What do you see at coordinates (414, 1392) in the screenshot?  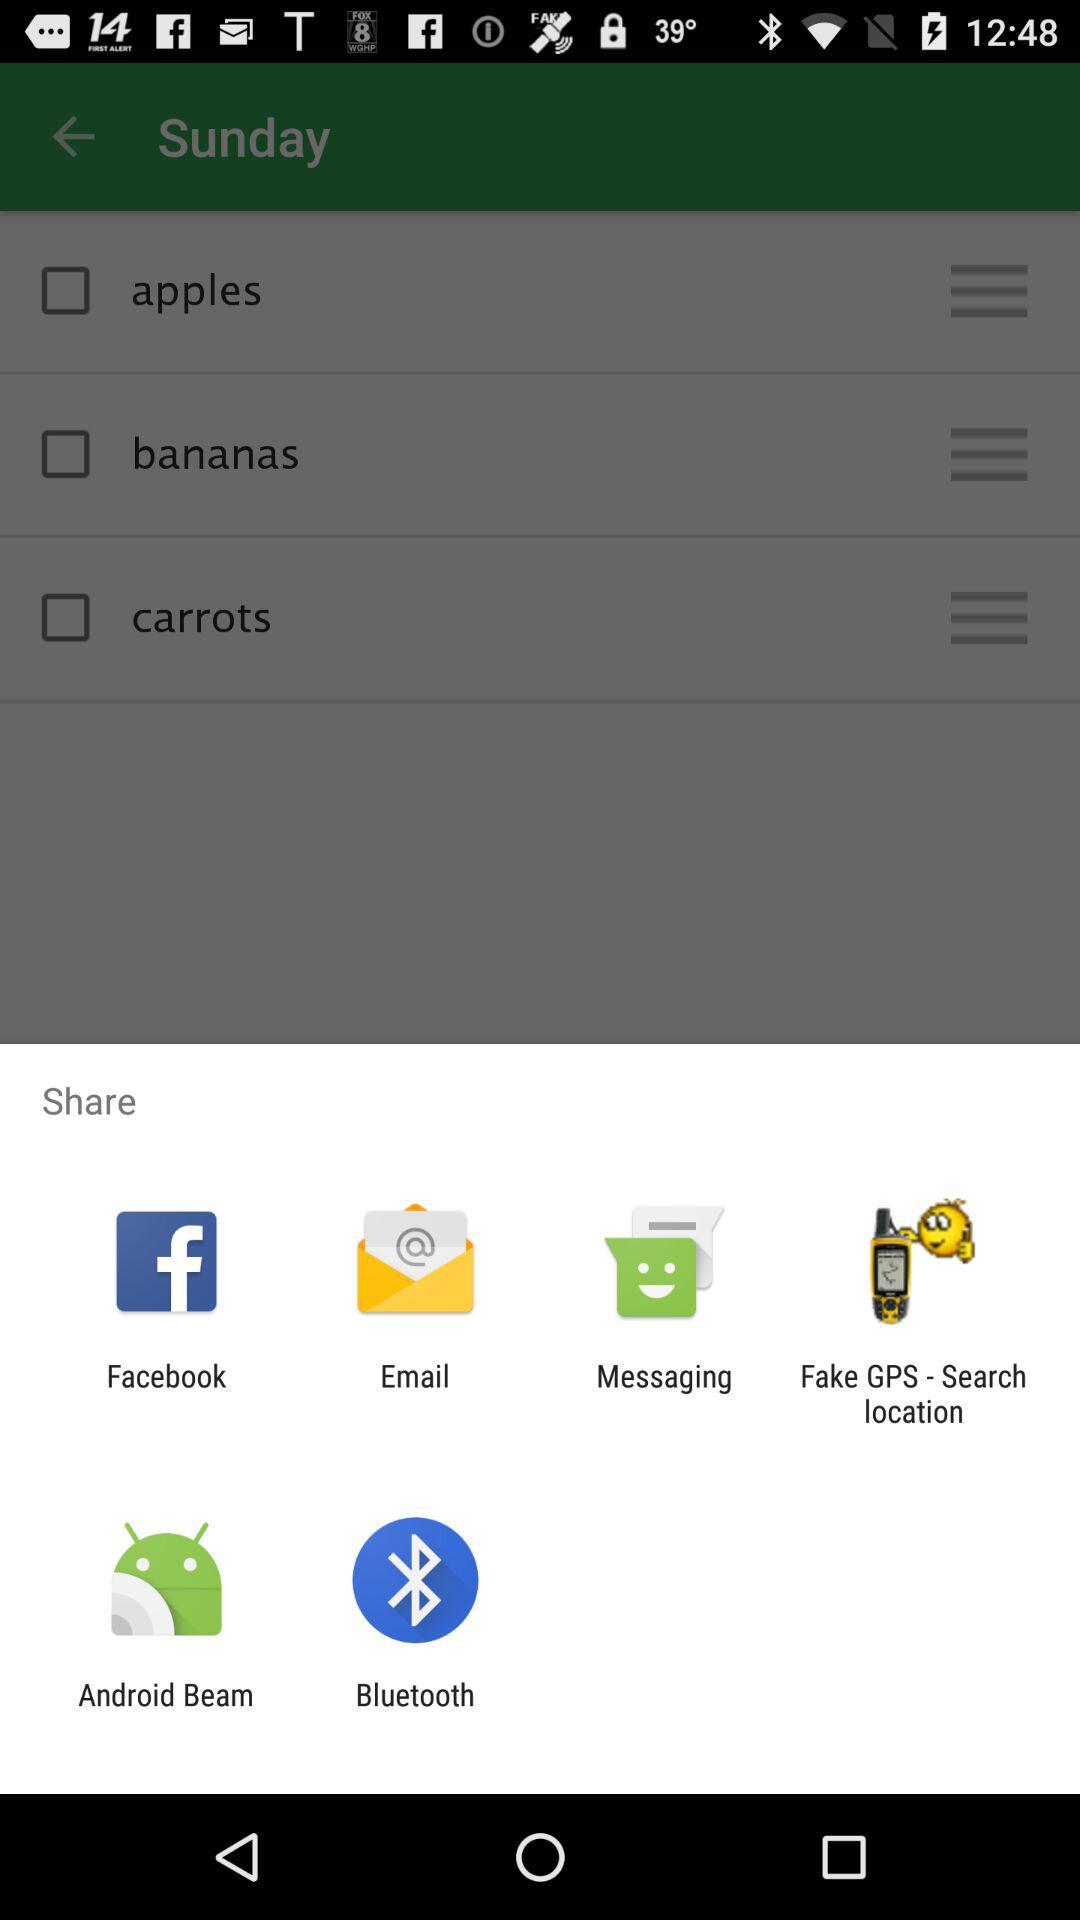 I see `the icon next to the facebook app` at bounding box center [414, 1392].